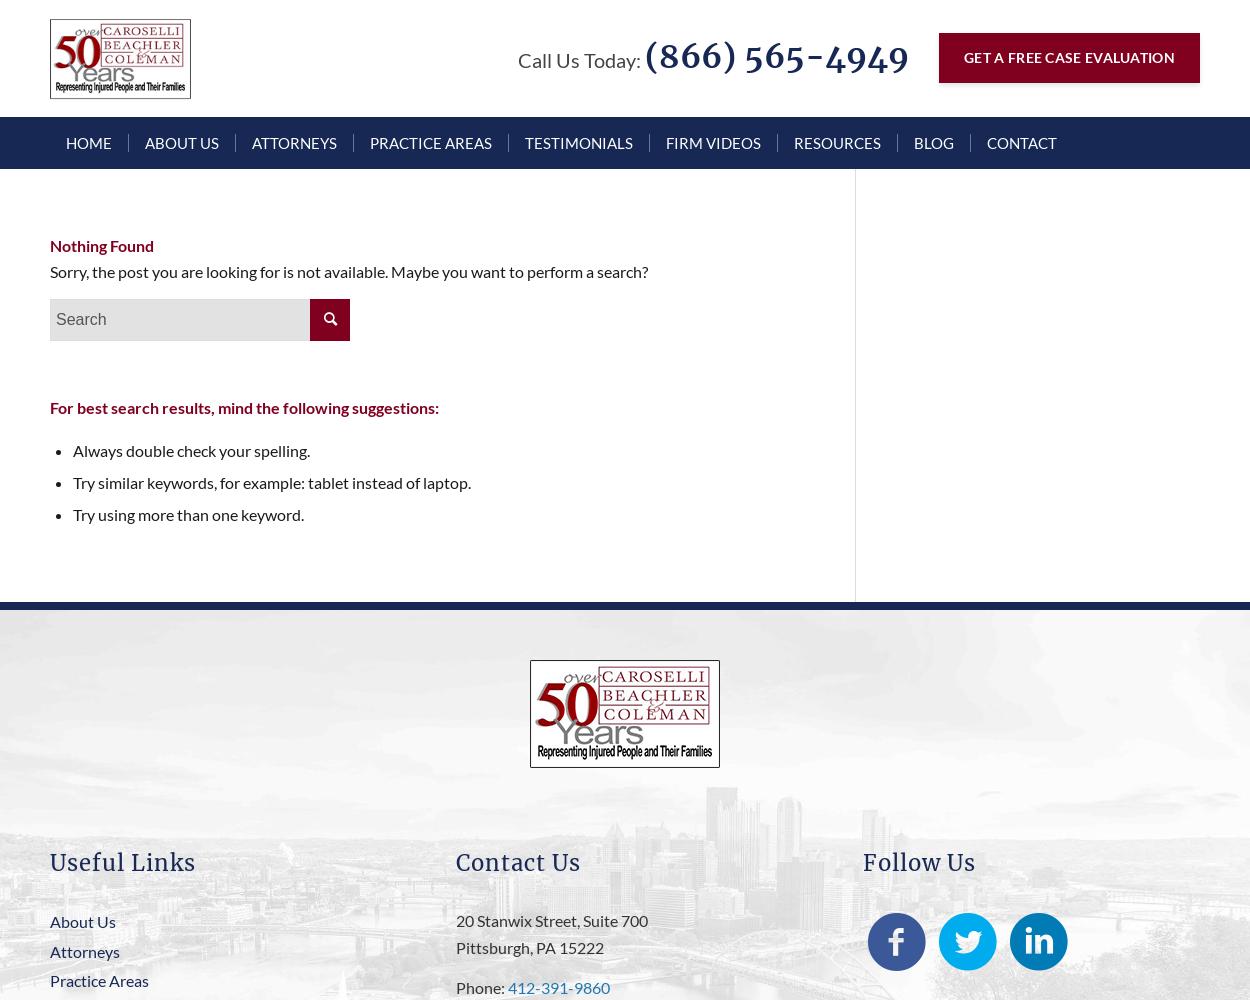 The width and height of the screenshot is (1250, 1000). What do you see at coordinates (651, 497) in the screenshot?
I see `'Delayed Diagnosis'` at bounding box center [651, 497].